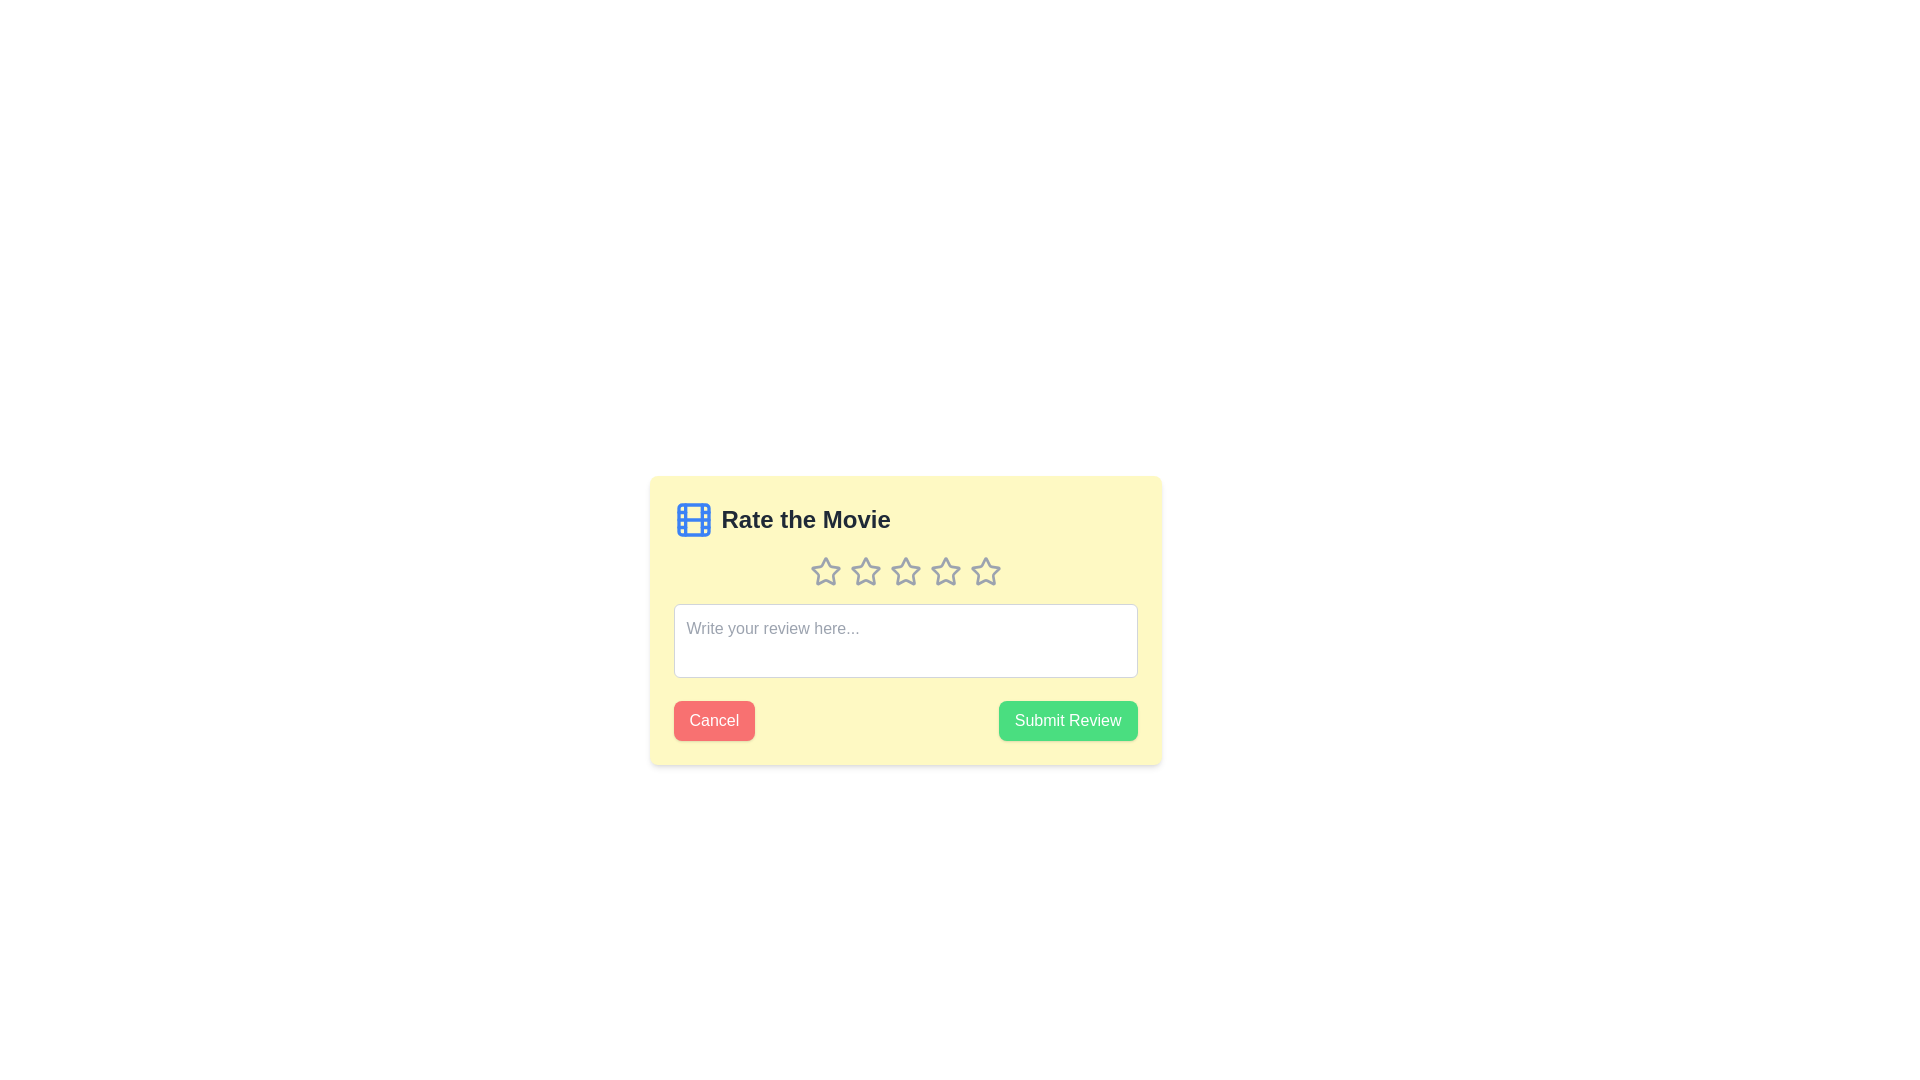 This screenshot has width=1920, height=1080. I want to click on the fifth star icon in the rating system, so click(985, 571).